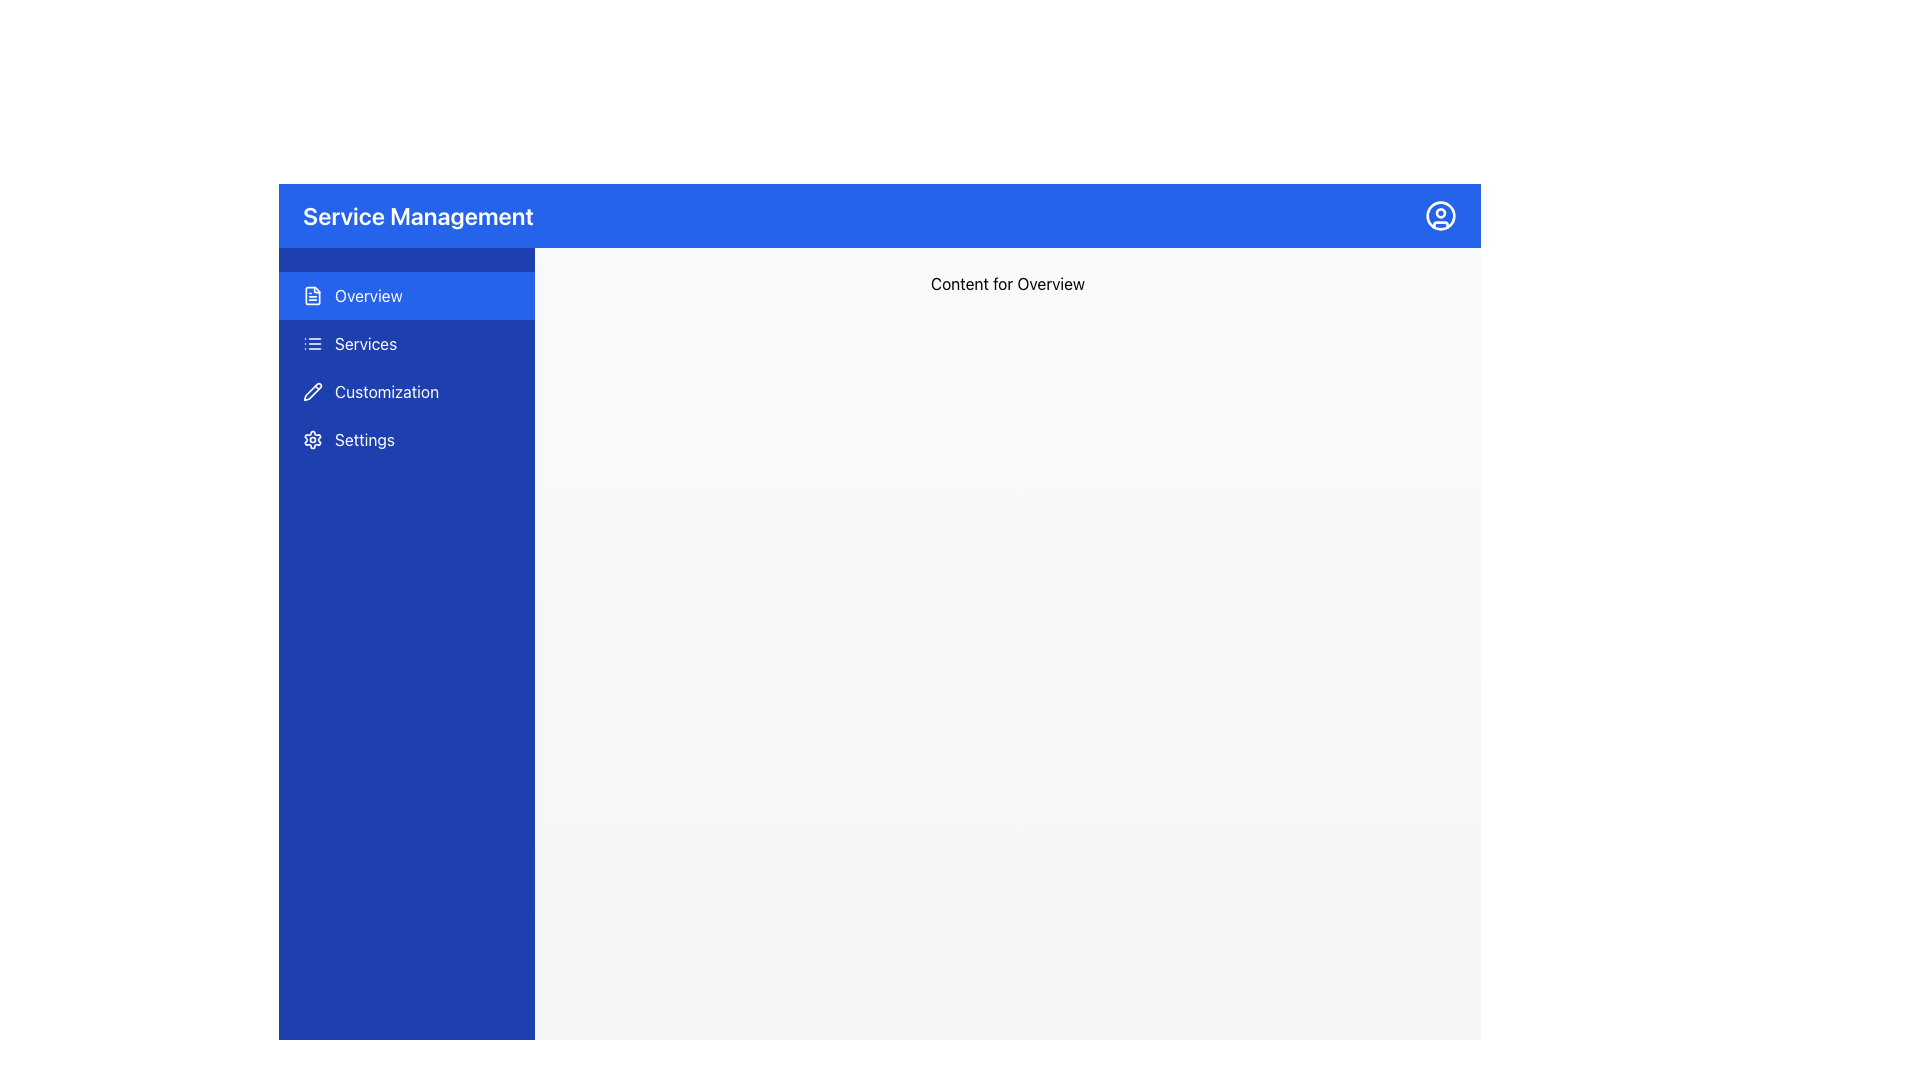  Describe the element at coordinates (311, 392) in the screenshot. I see `the pencil icon located to the left of the 'Customization' label in the vertical navigation menu` at that location.